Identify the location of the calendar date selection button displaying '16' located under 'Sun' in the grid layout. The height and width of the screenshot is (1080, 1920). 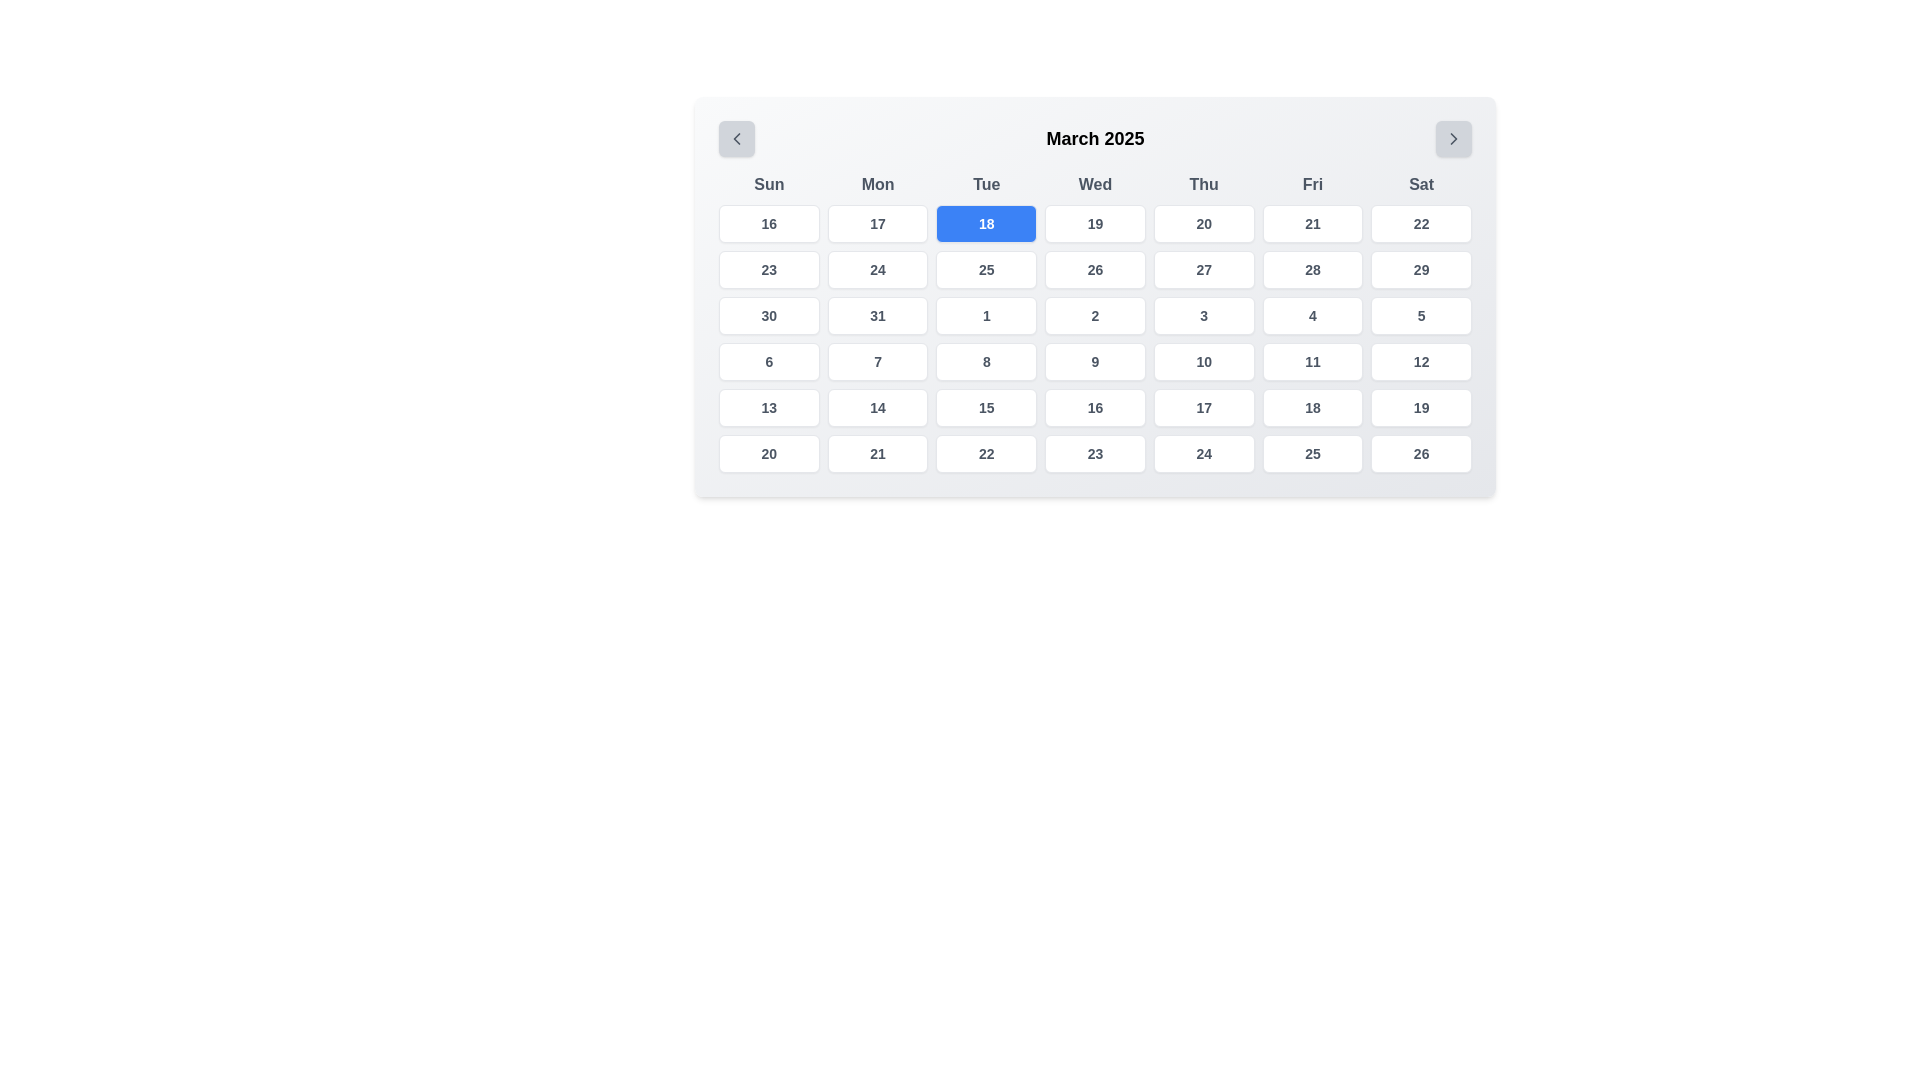
(768, 223).